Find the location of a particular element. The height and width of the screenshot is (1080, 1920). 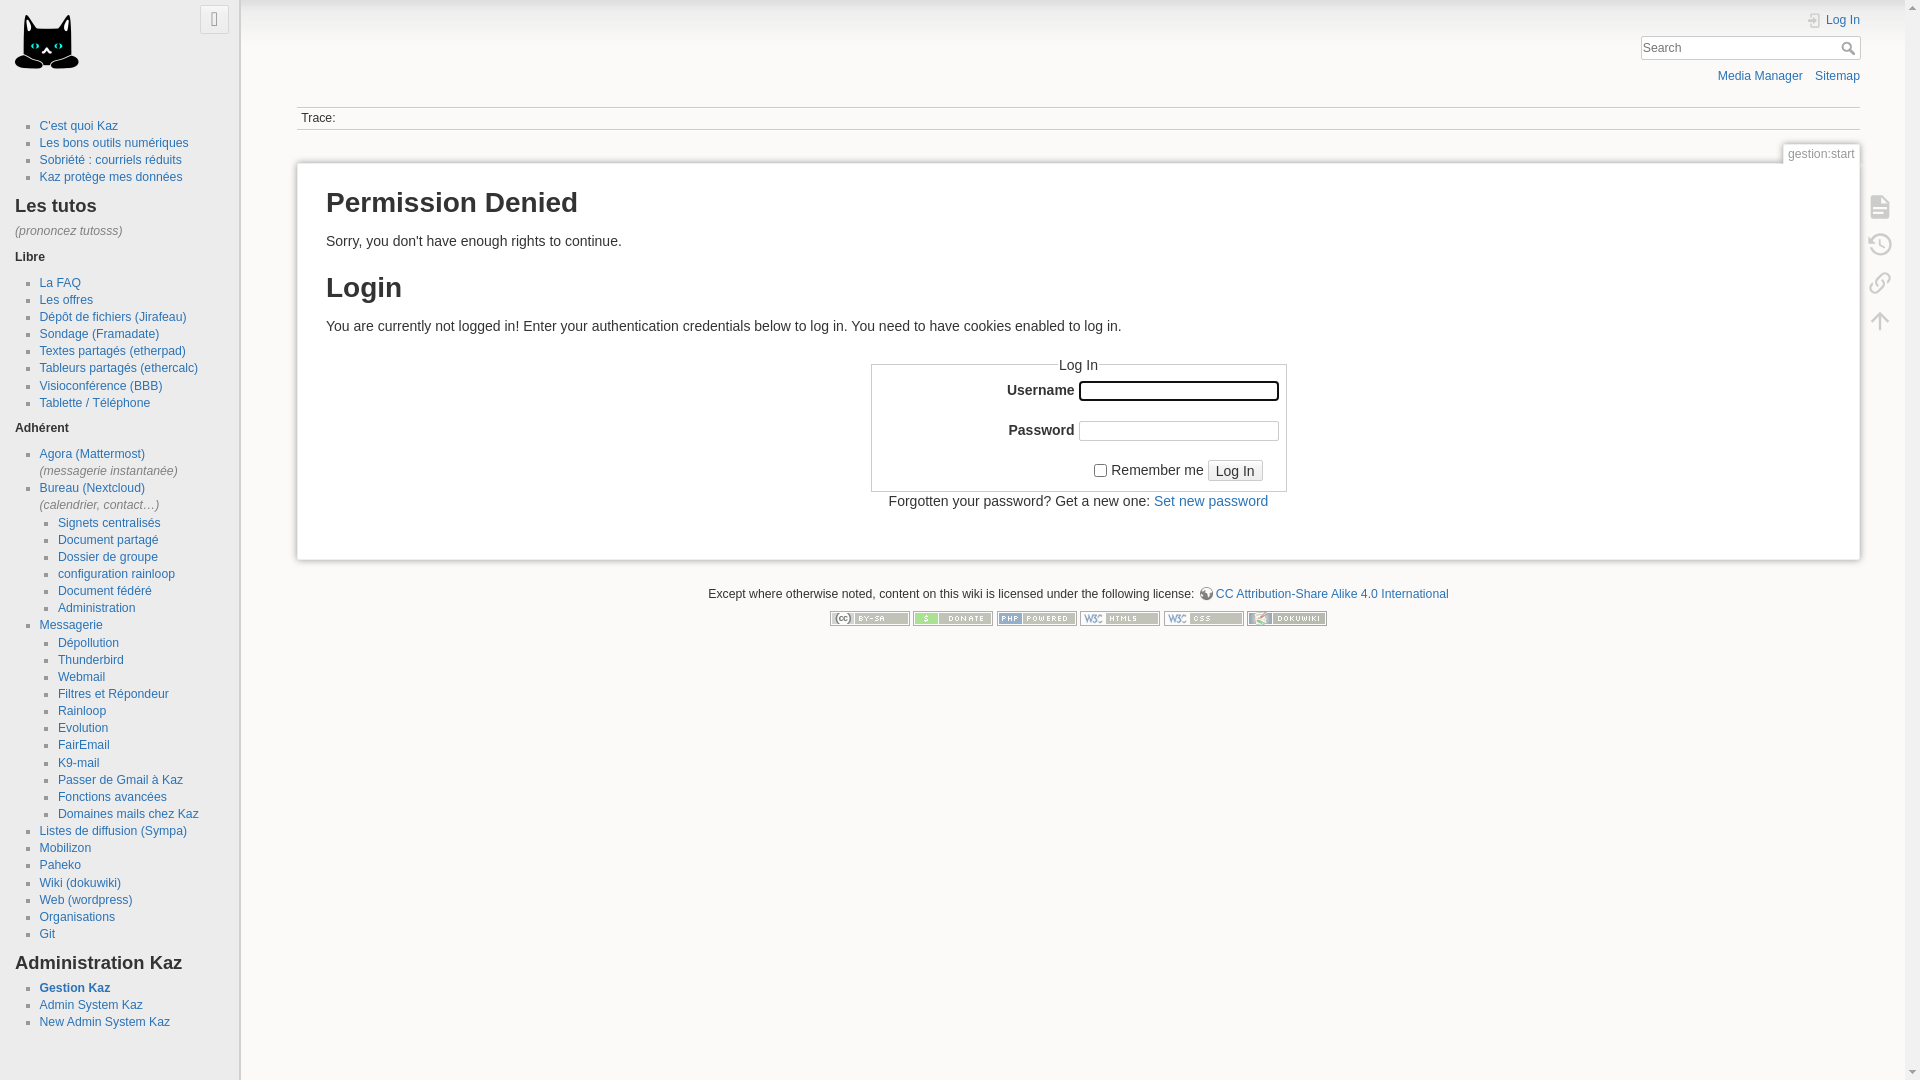

'Valid CSS' is located at coordinates (1203, 616).